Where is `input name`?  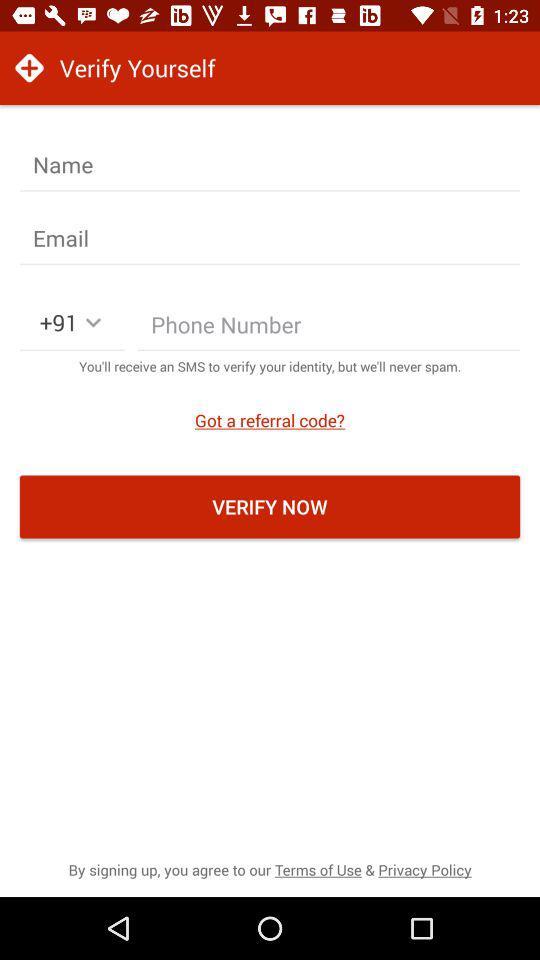
input name is located at coordinates (270, 164).